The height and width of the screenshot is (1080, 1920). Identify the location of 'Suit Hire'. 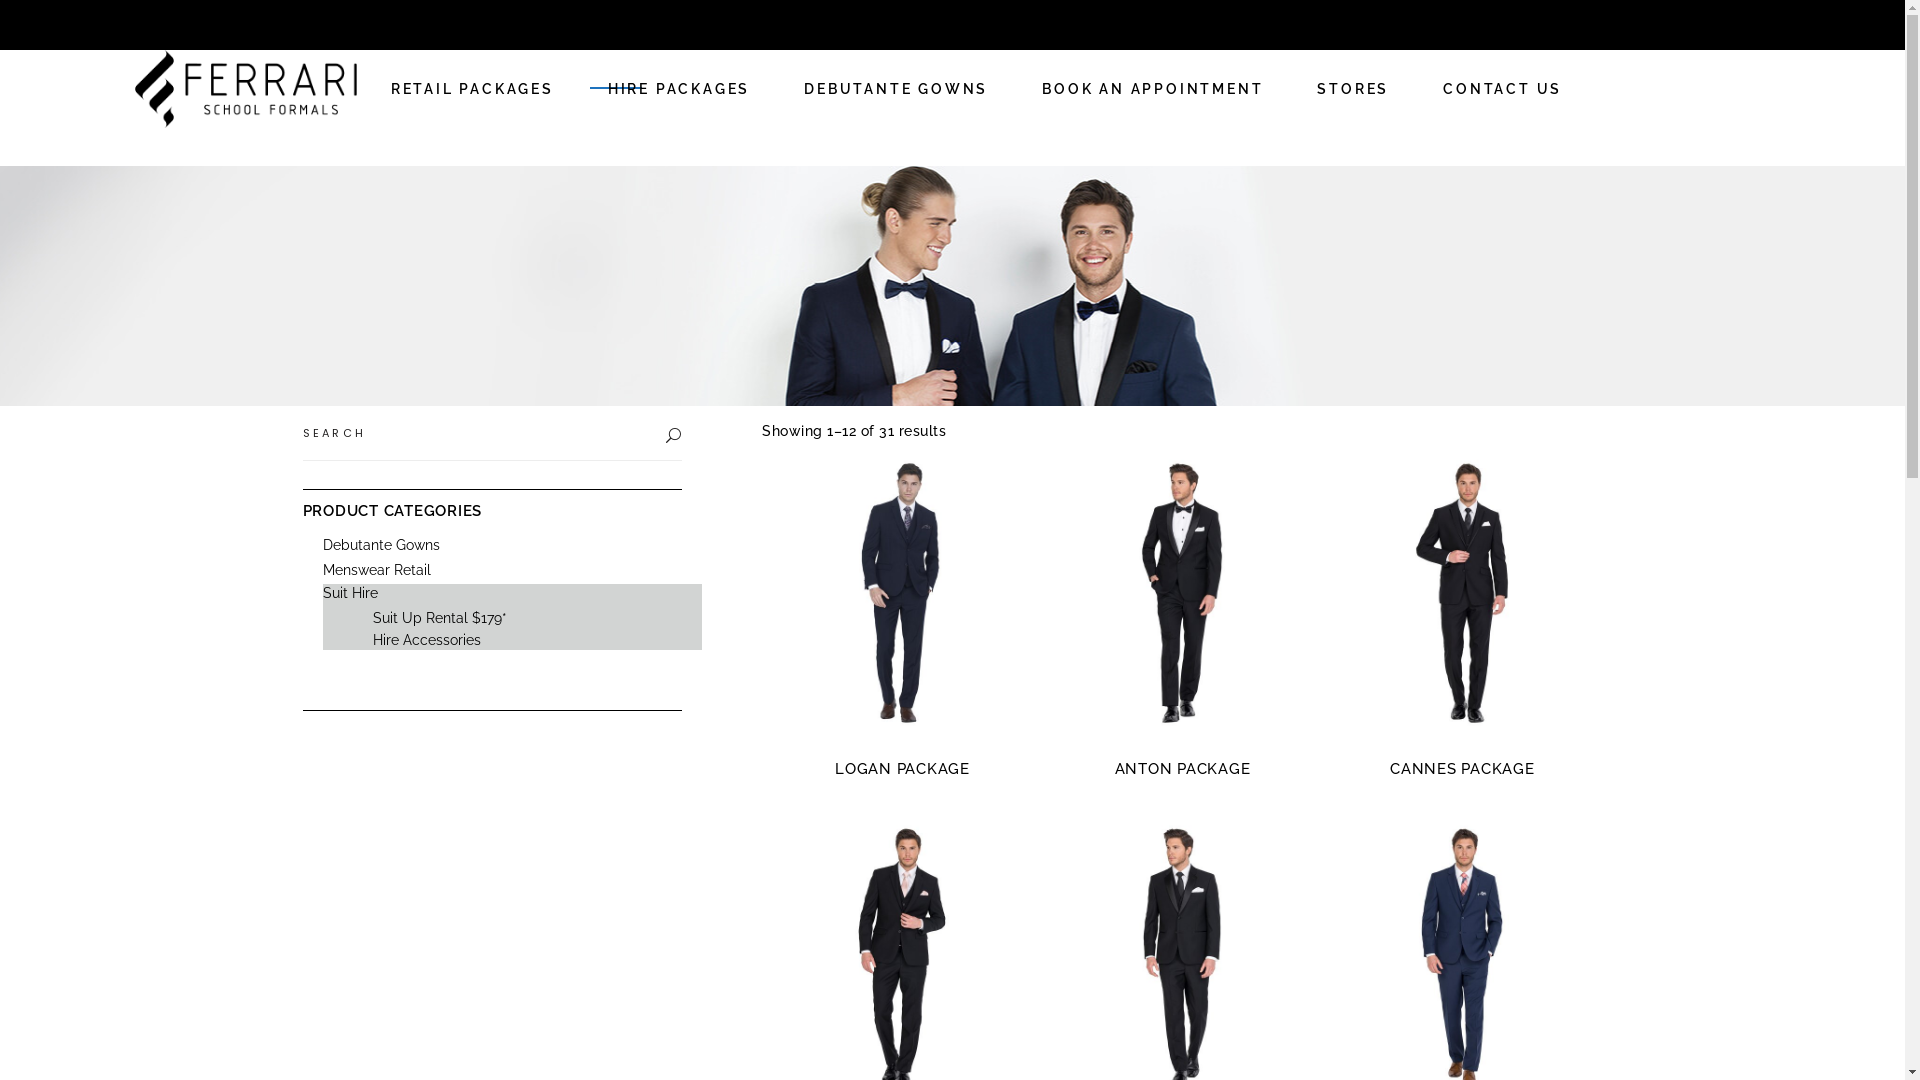
(349, 592).